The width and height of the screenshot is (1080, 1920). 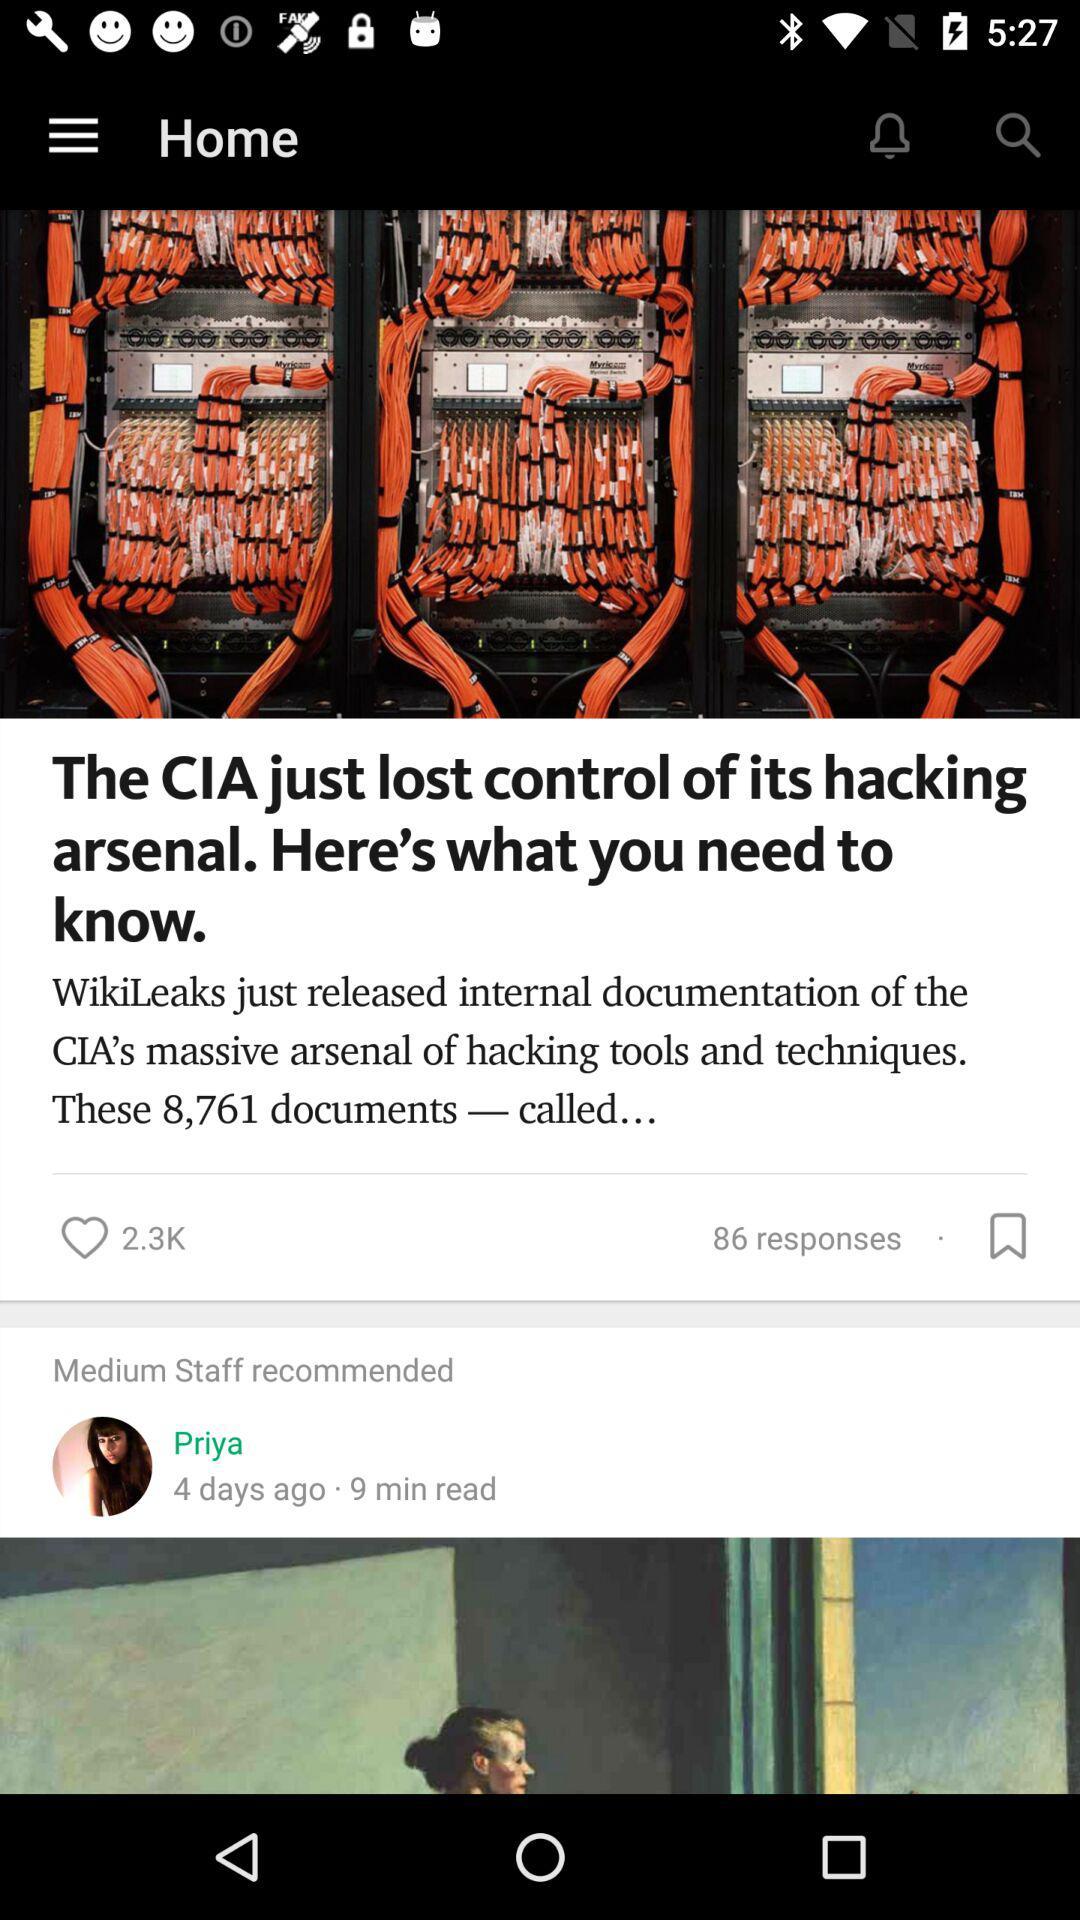 I want to click on bell icon, so click(x=890, y=136).